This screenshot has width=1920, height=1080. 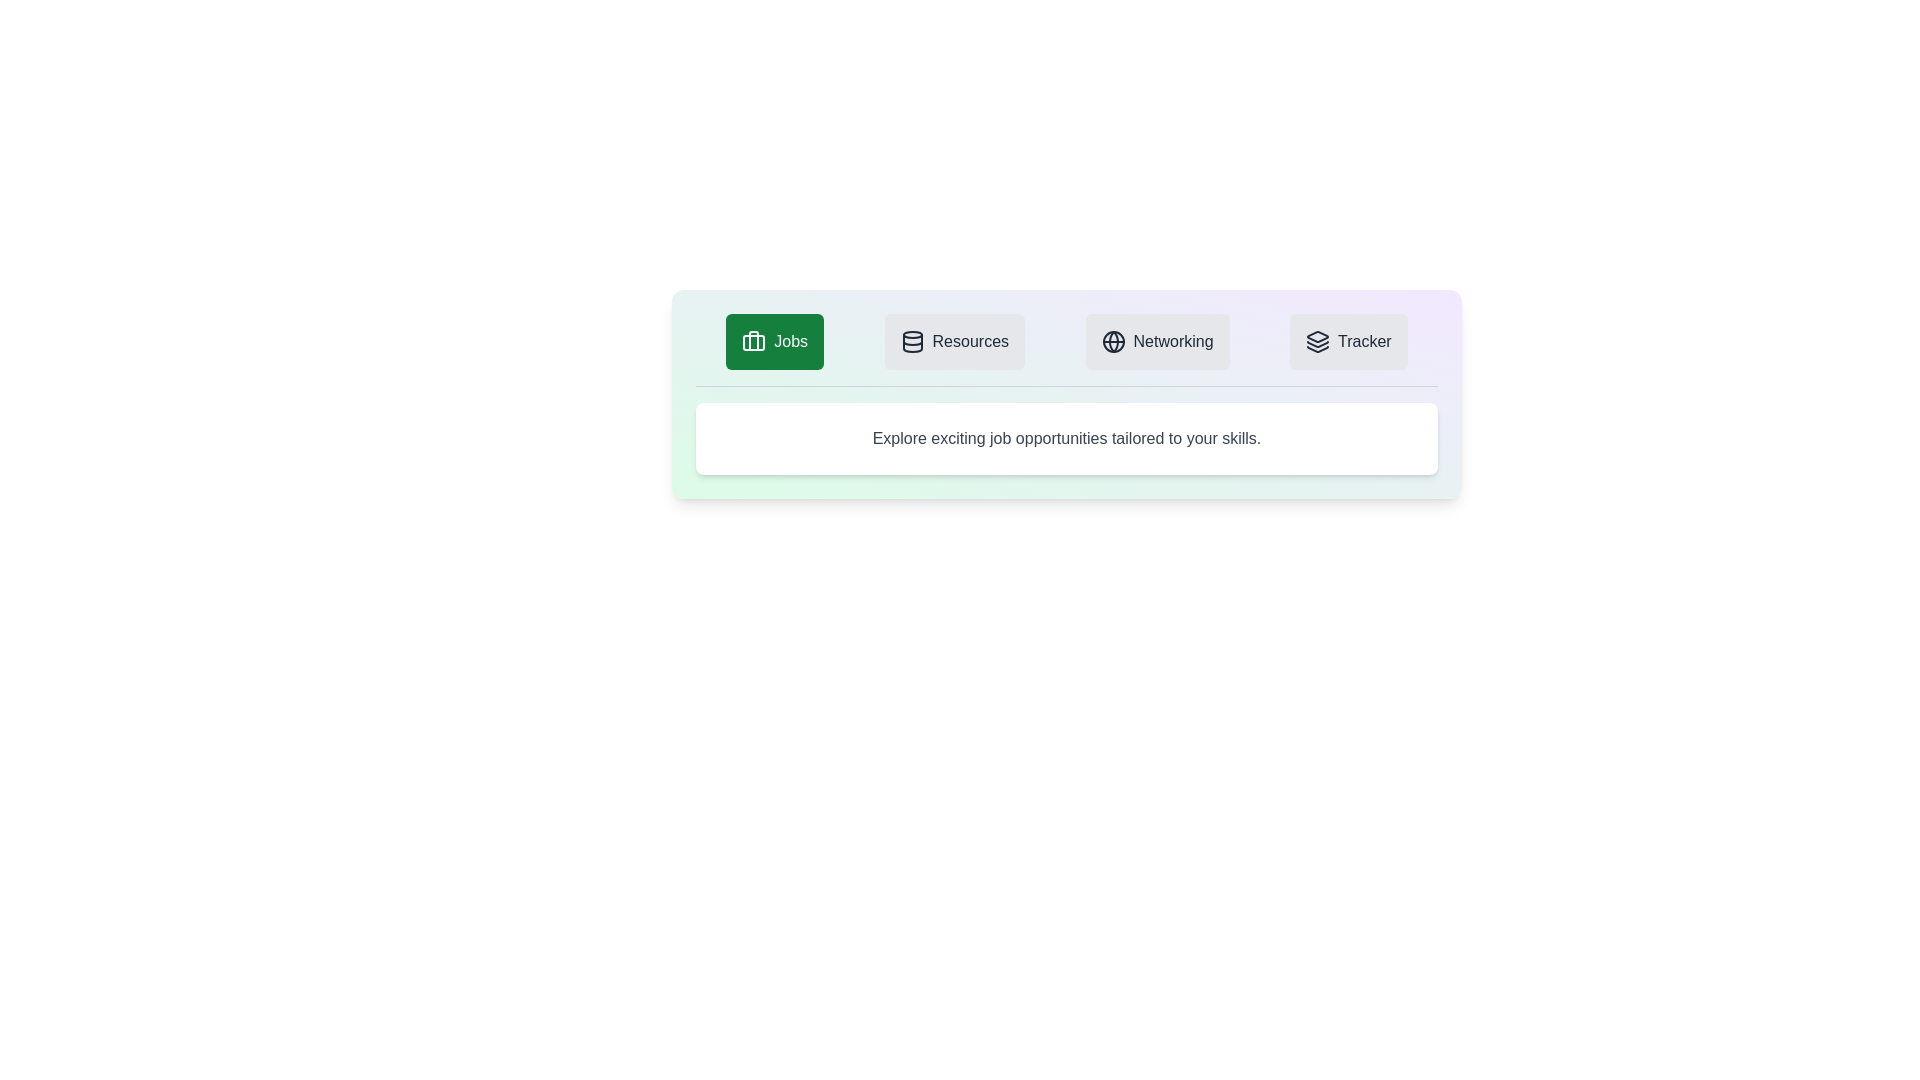 I want to click on the text content displayed under the active tab to interact with it, so click(x=1065, y=438).